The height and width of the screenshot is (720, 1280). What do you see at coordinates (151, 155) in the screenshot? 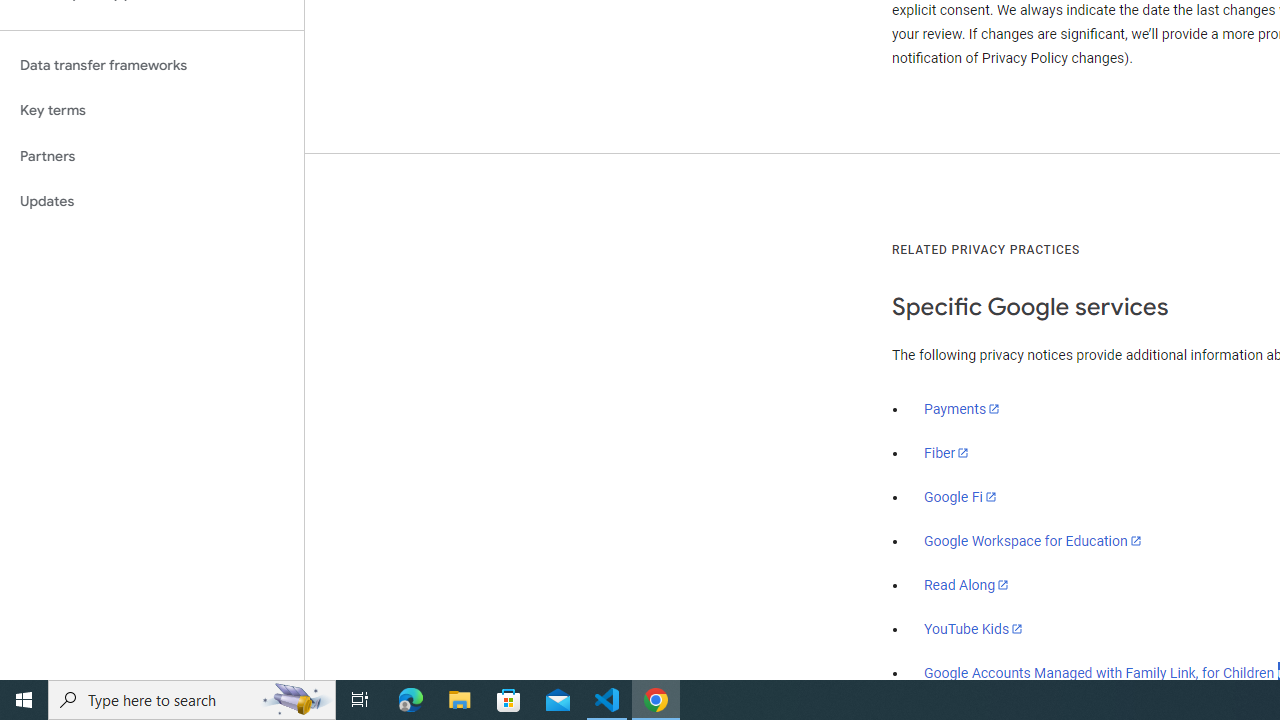
I see `'Partners'` at bounding box center [151, 155].